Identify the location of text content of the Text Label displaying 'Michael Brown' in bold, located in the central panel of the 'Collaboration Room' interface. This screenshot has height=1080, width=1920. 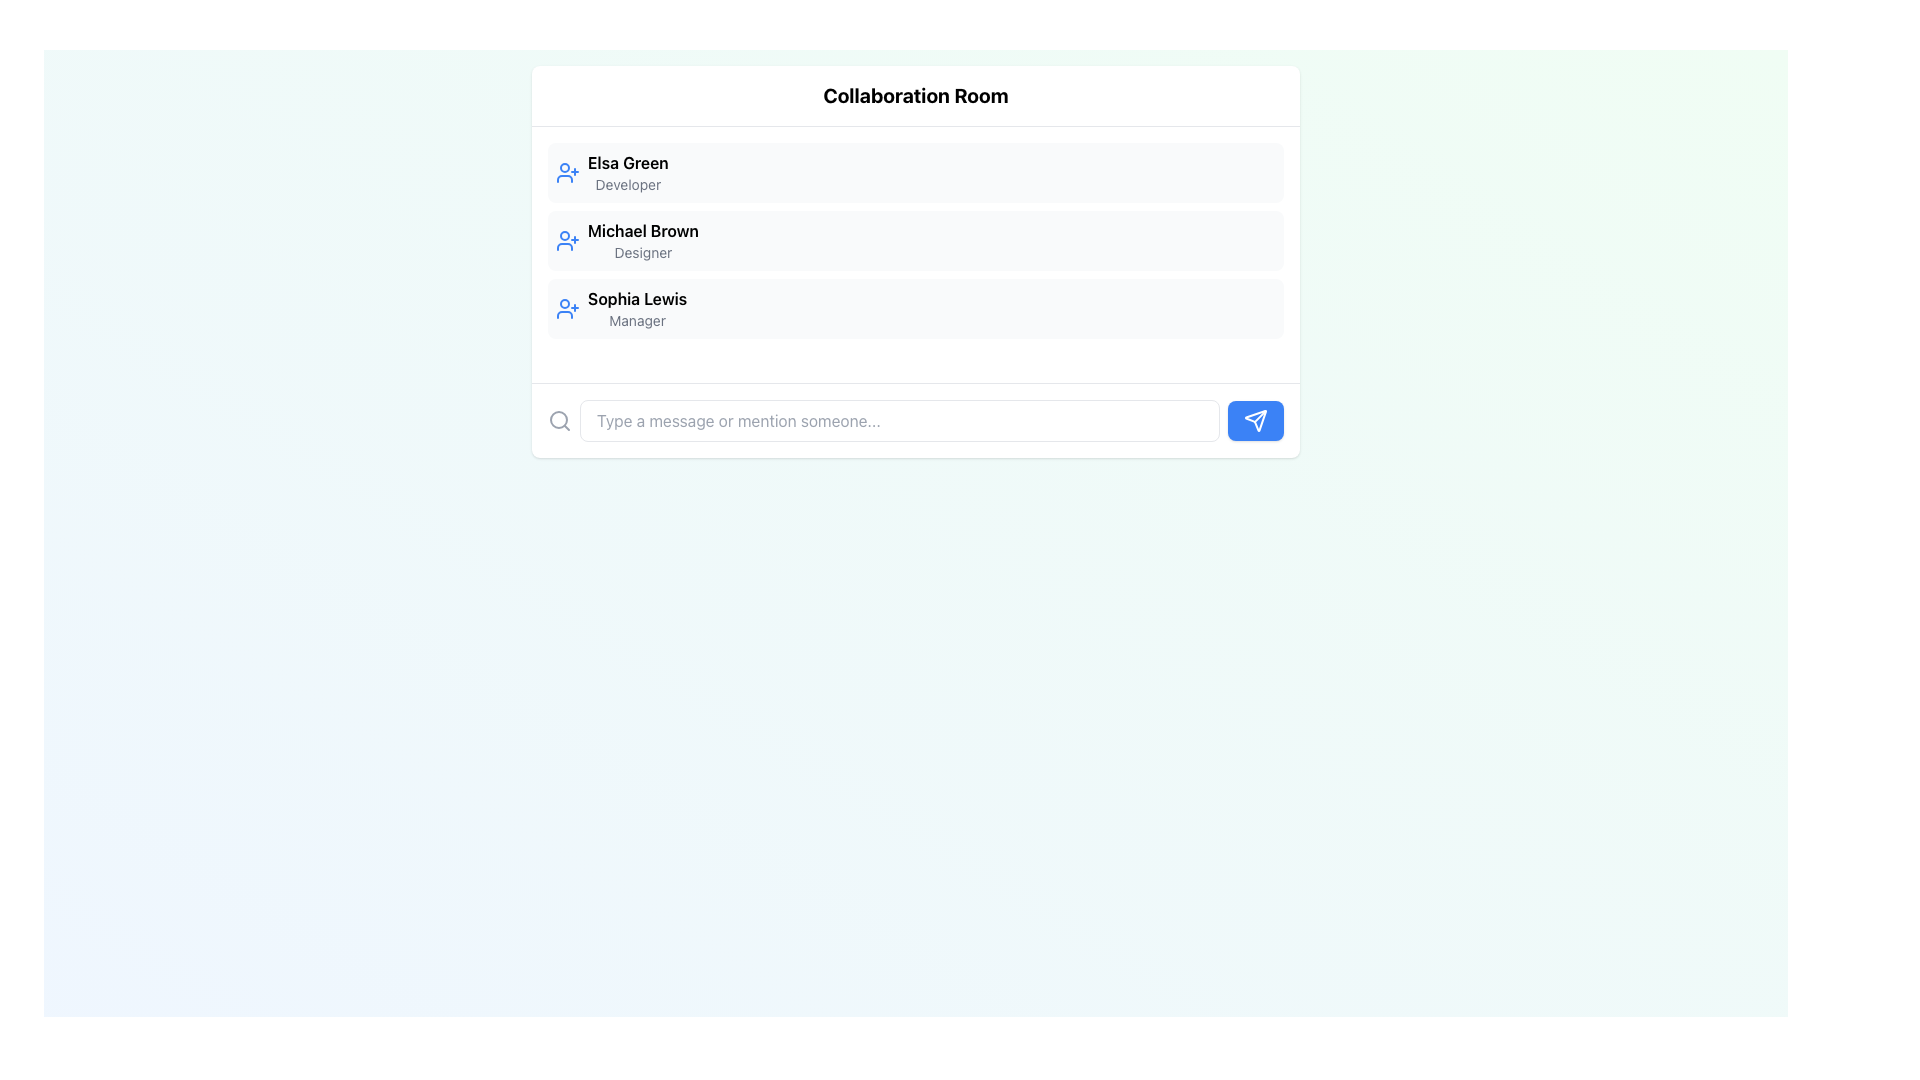
(643, 230).